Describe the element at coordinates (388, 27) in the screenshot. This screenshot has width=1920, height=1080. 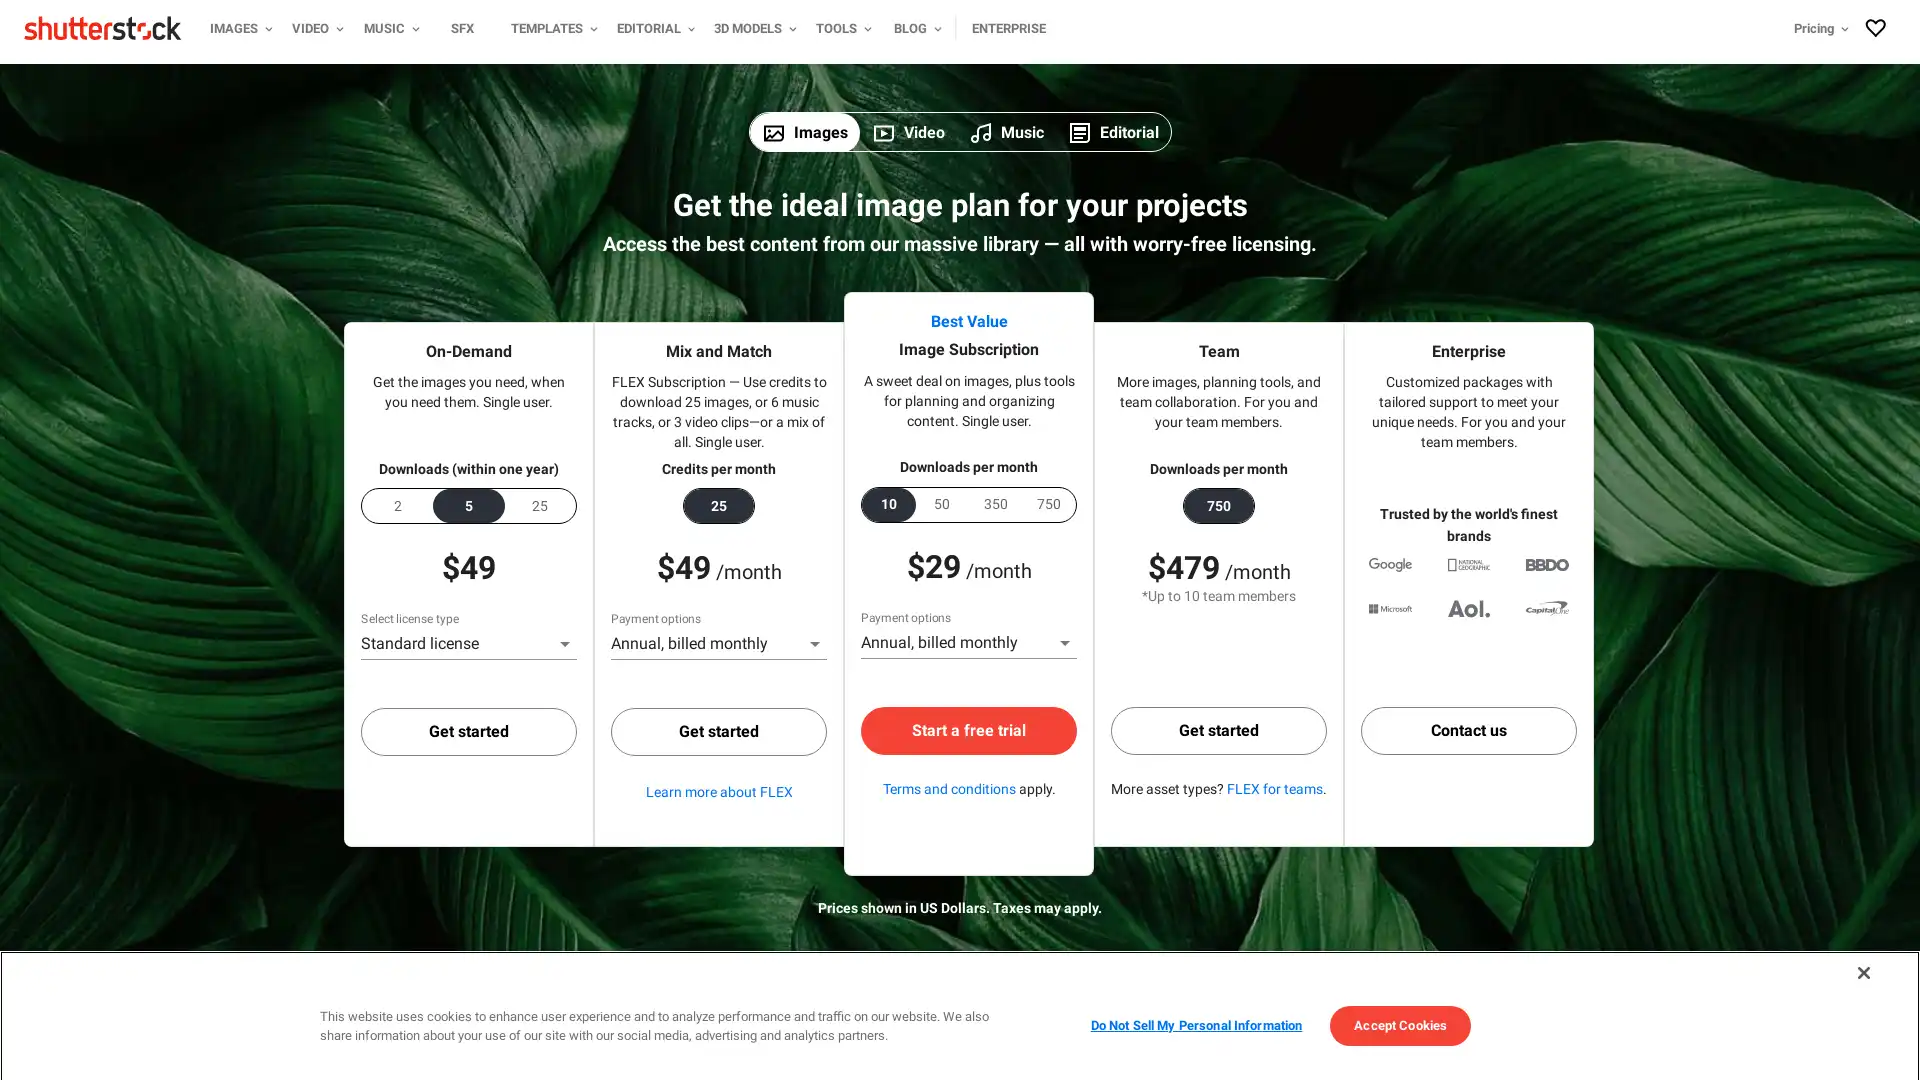
I see `Music` at that location.